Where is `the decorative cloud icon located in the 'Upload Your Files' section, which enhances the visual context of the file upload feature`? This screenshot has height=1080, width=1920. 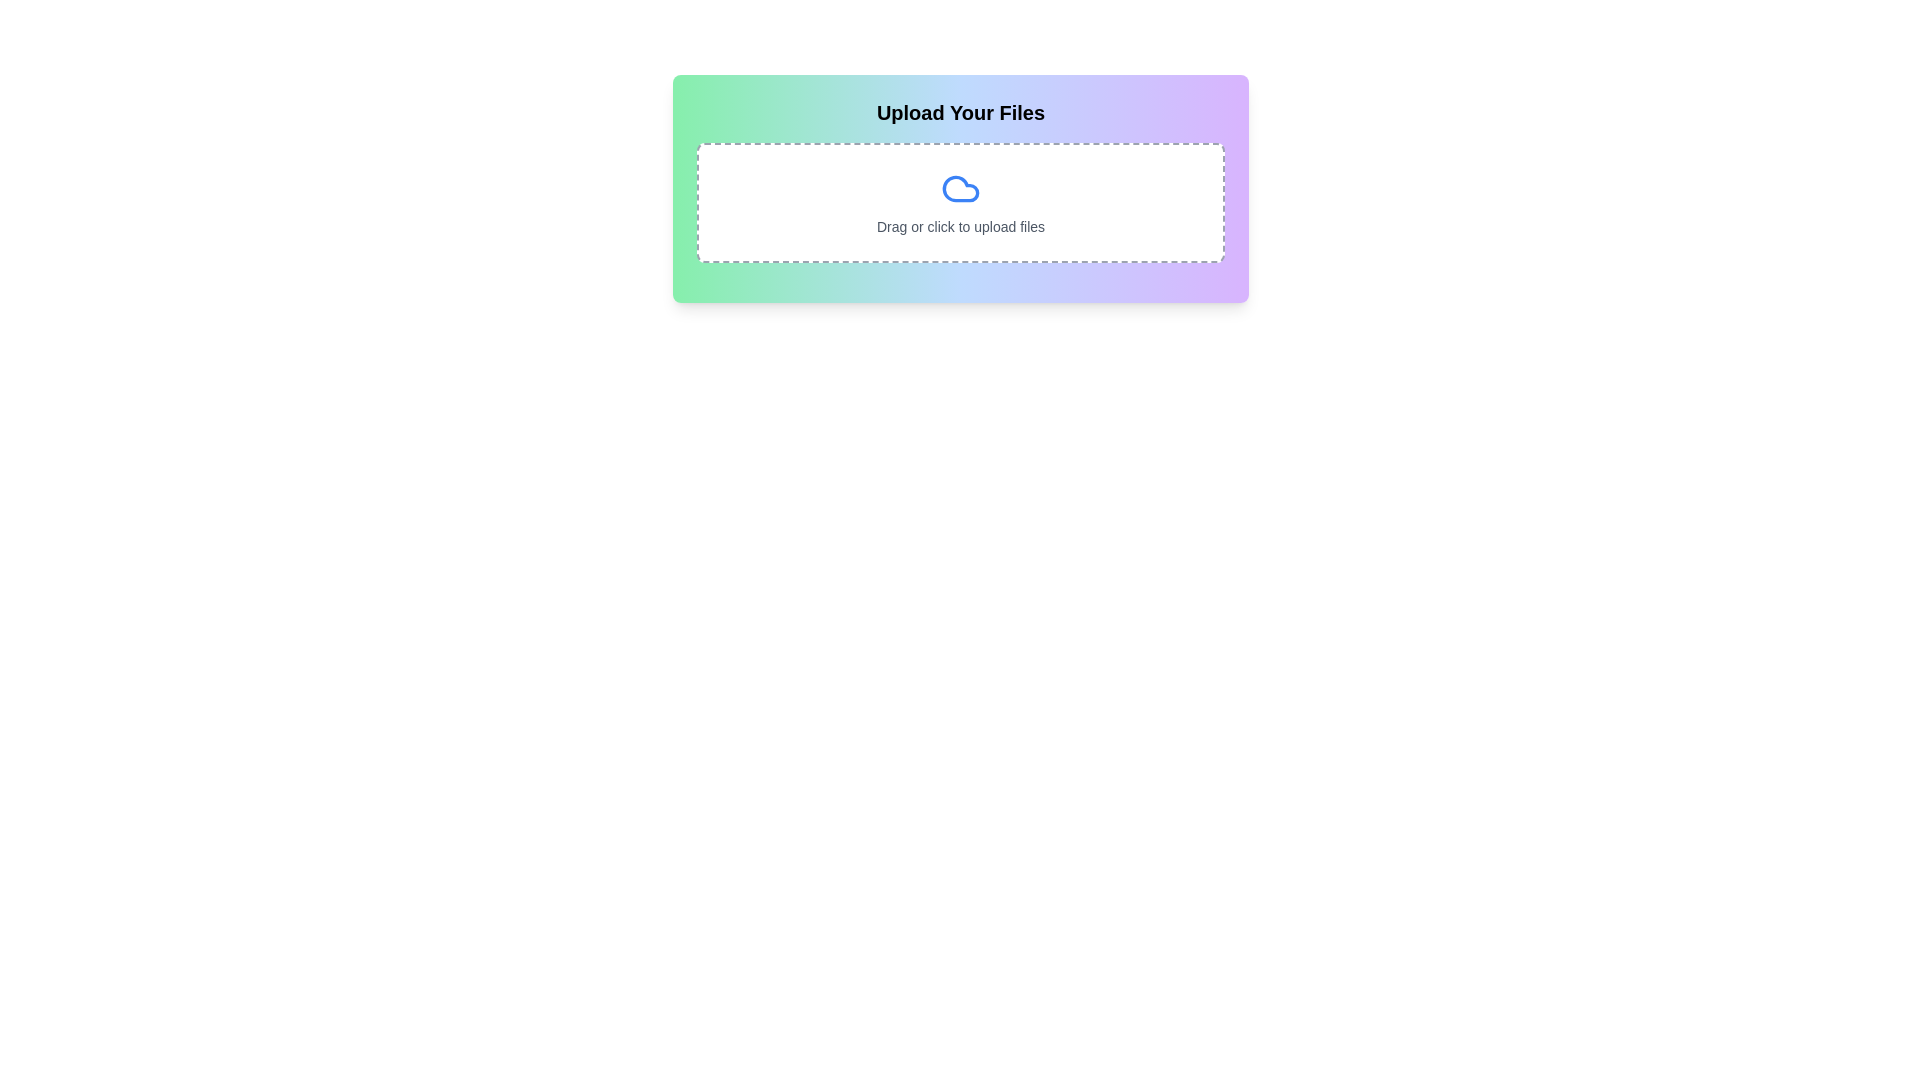
the decorative cloud icon located in the 'Upload Your Files' section, which enhances the visual context of the file upload feature is located at coordinates (960, 189).